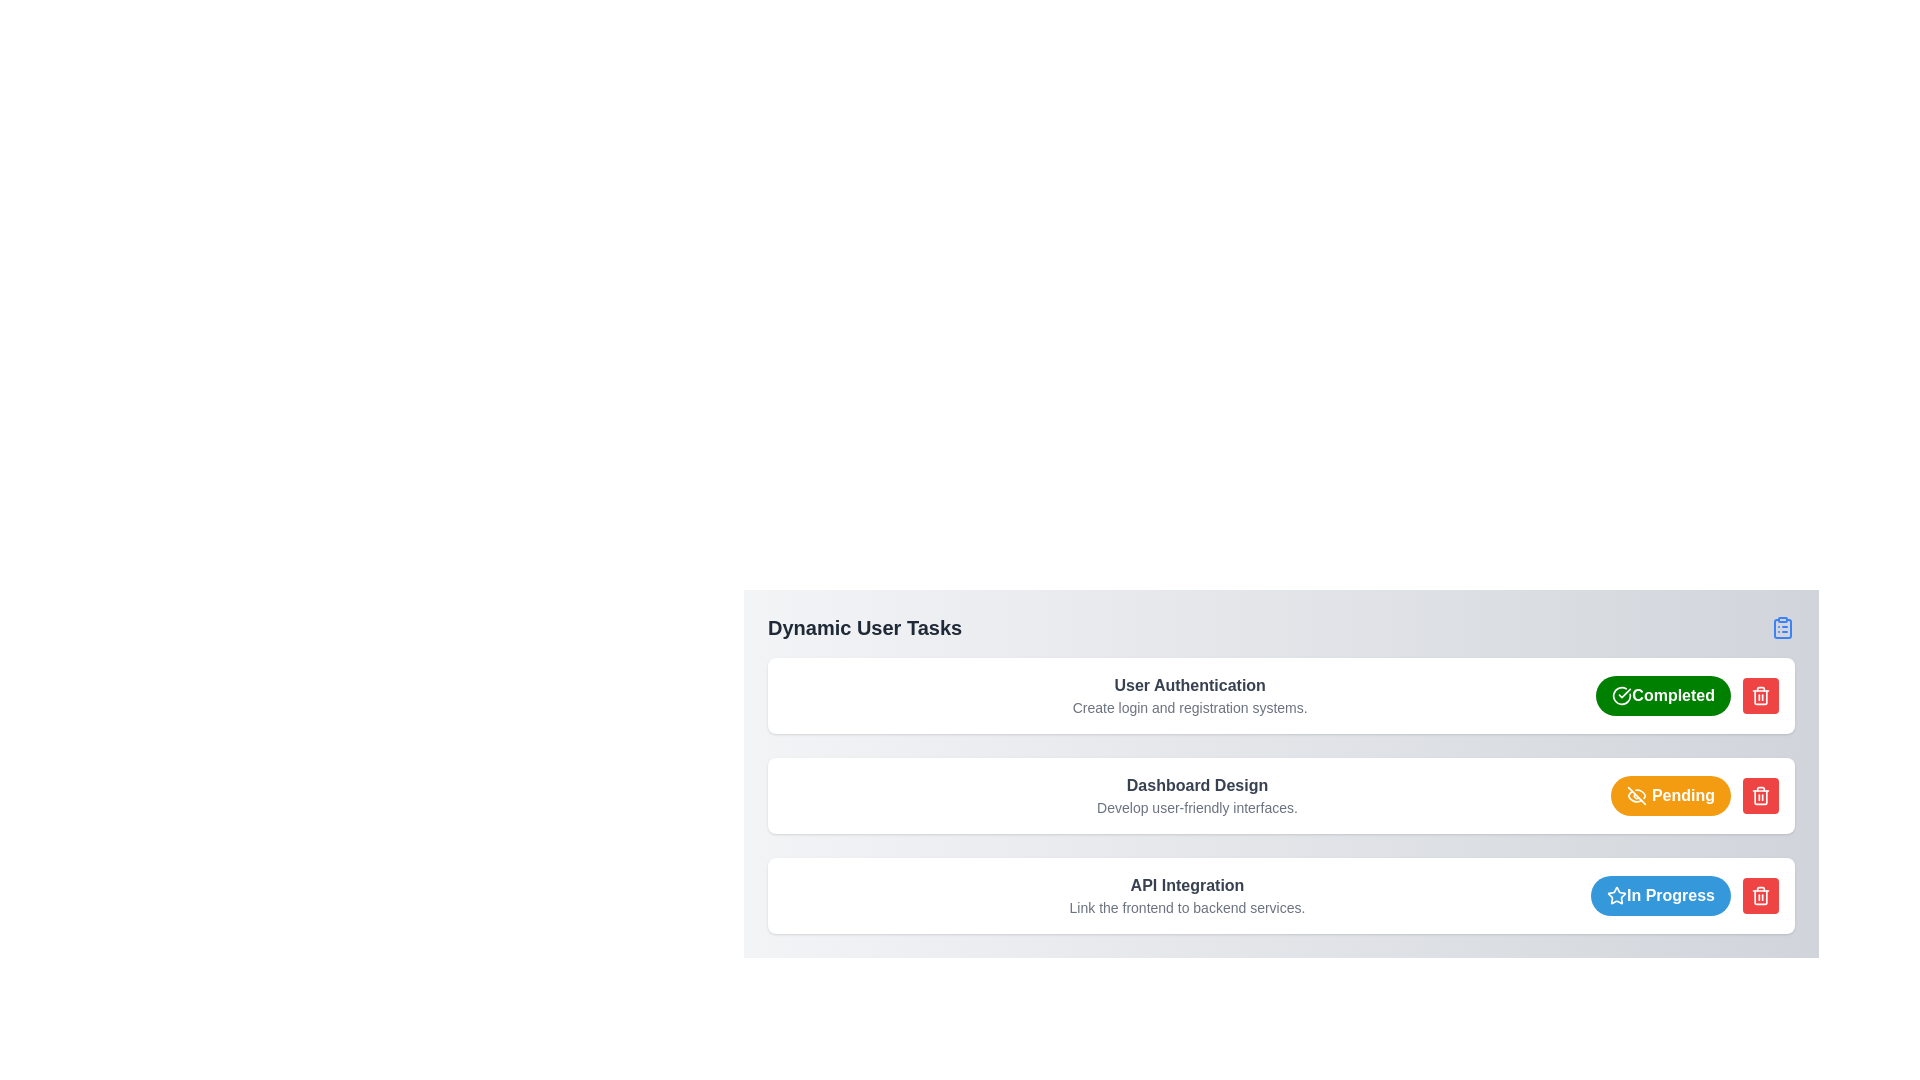  What do you see at coordinates (1281, 894) in the screenshot?
I see `the task summary card displaying 'In Progress' status, located in the vertical list of task cards under 'Dynamic User Tasks'` at bounding box center [1281, 894].